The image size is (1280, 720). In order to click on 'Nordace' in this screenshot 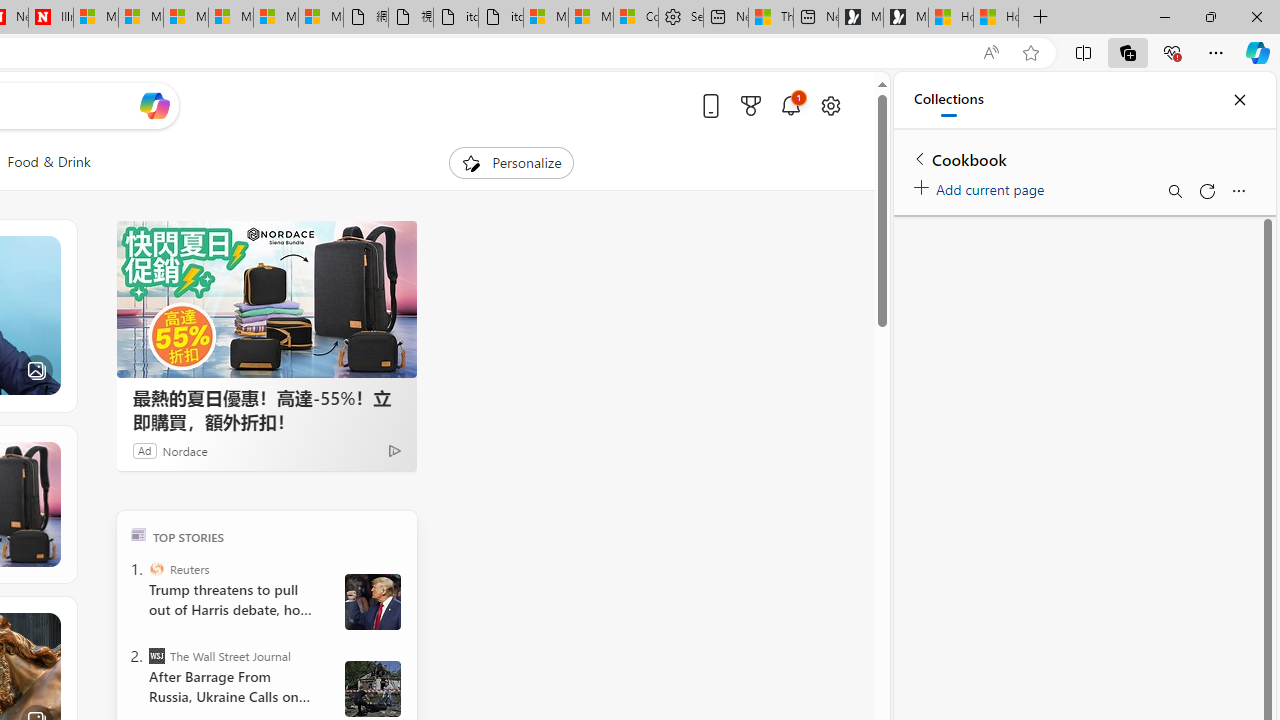, I will do `click(184, 450)`.